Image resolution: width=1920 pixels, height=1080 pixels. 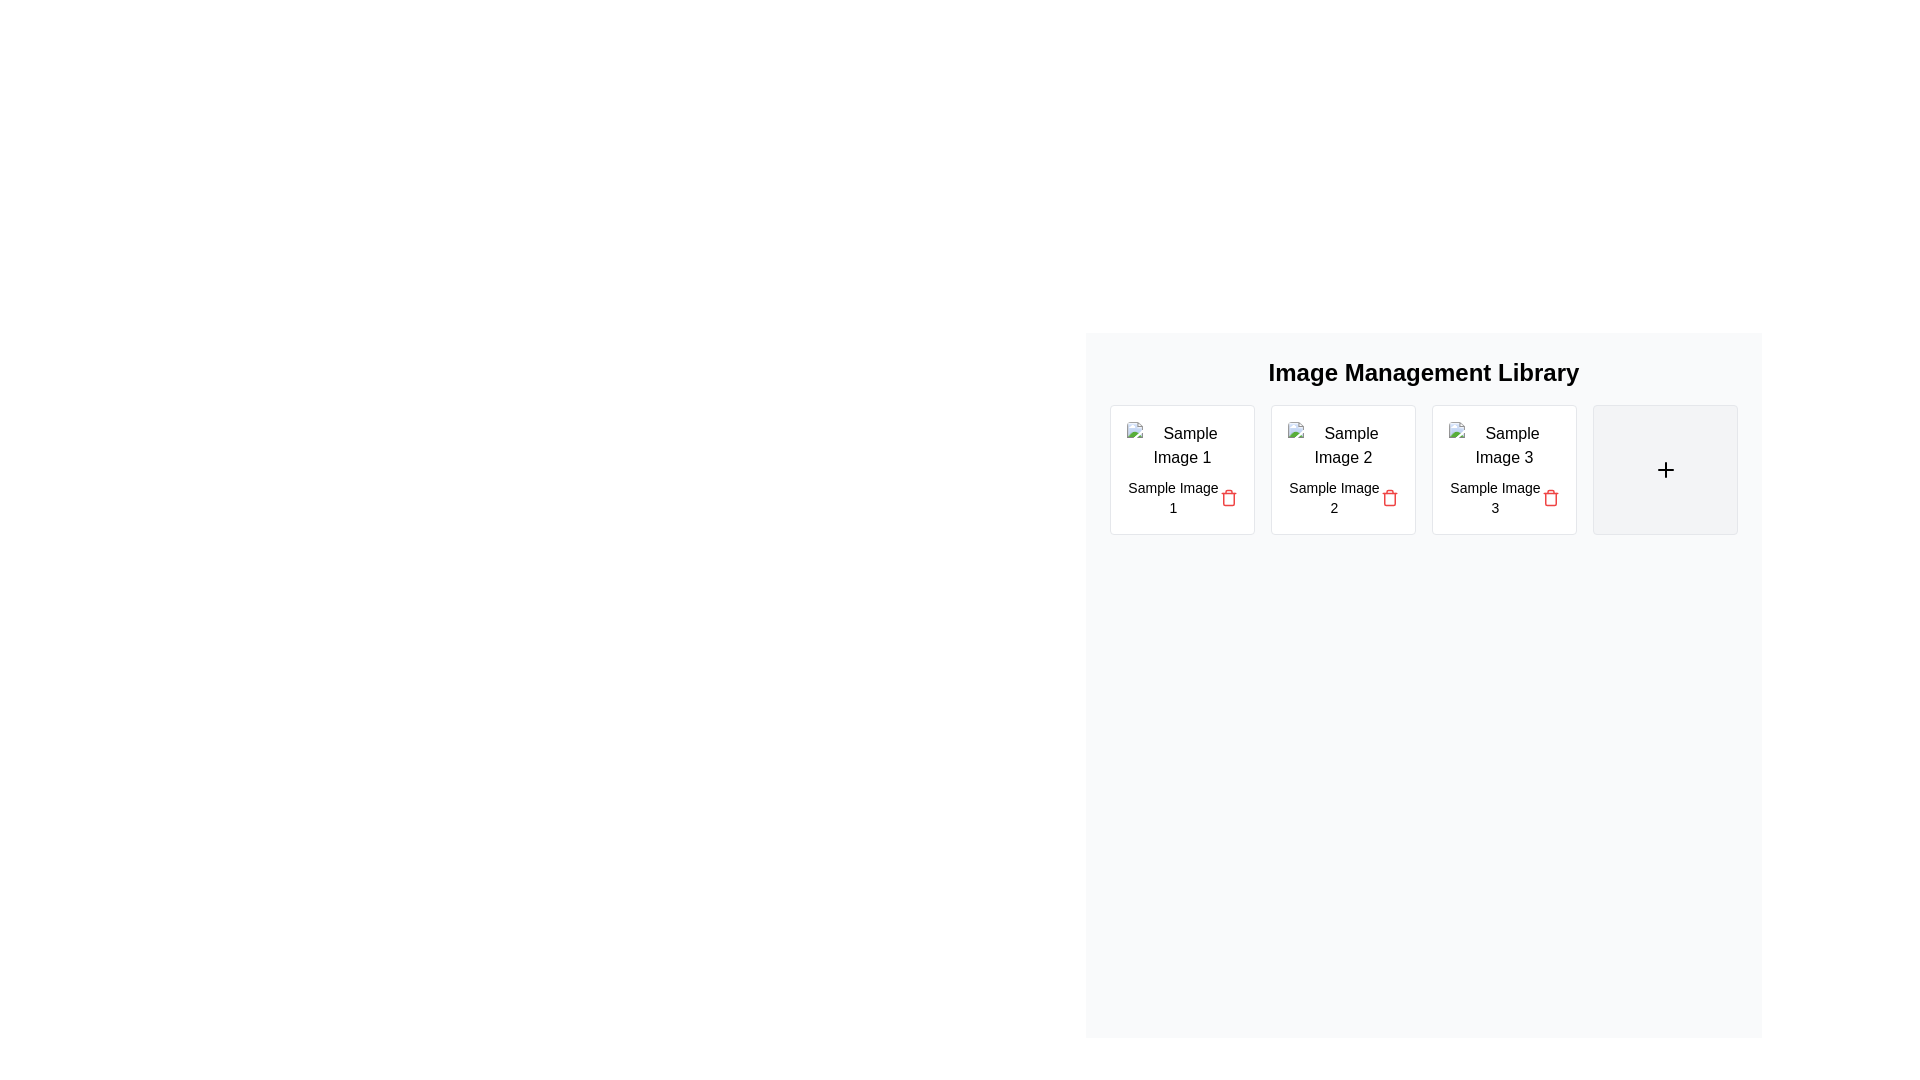 What do you see at coordinates (1665, 470) in the screenshot?
I see `the button with a plus icon, located at the far right of the grid layout` at bounding box center [1665, 470].